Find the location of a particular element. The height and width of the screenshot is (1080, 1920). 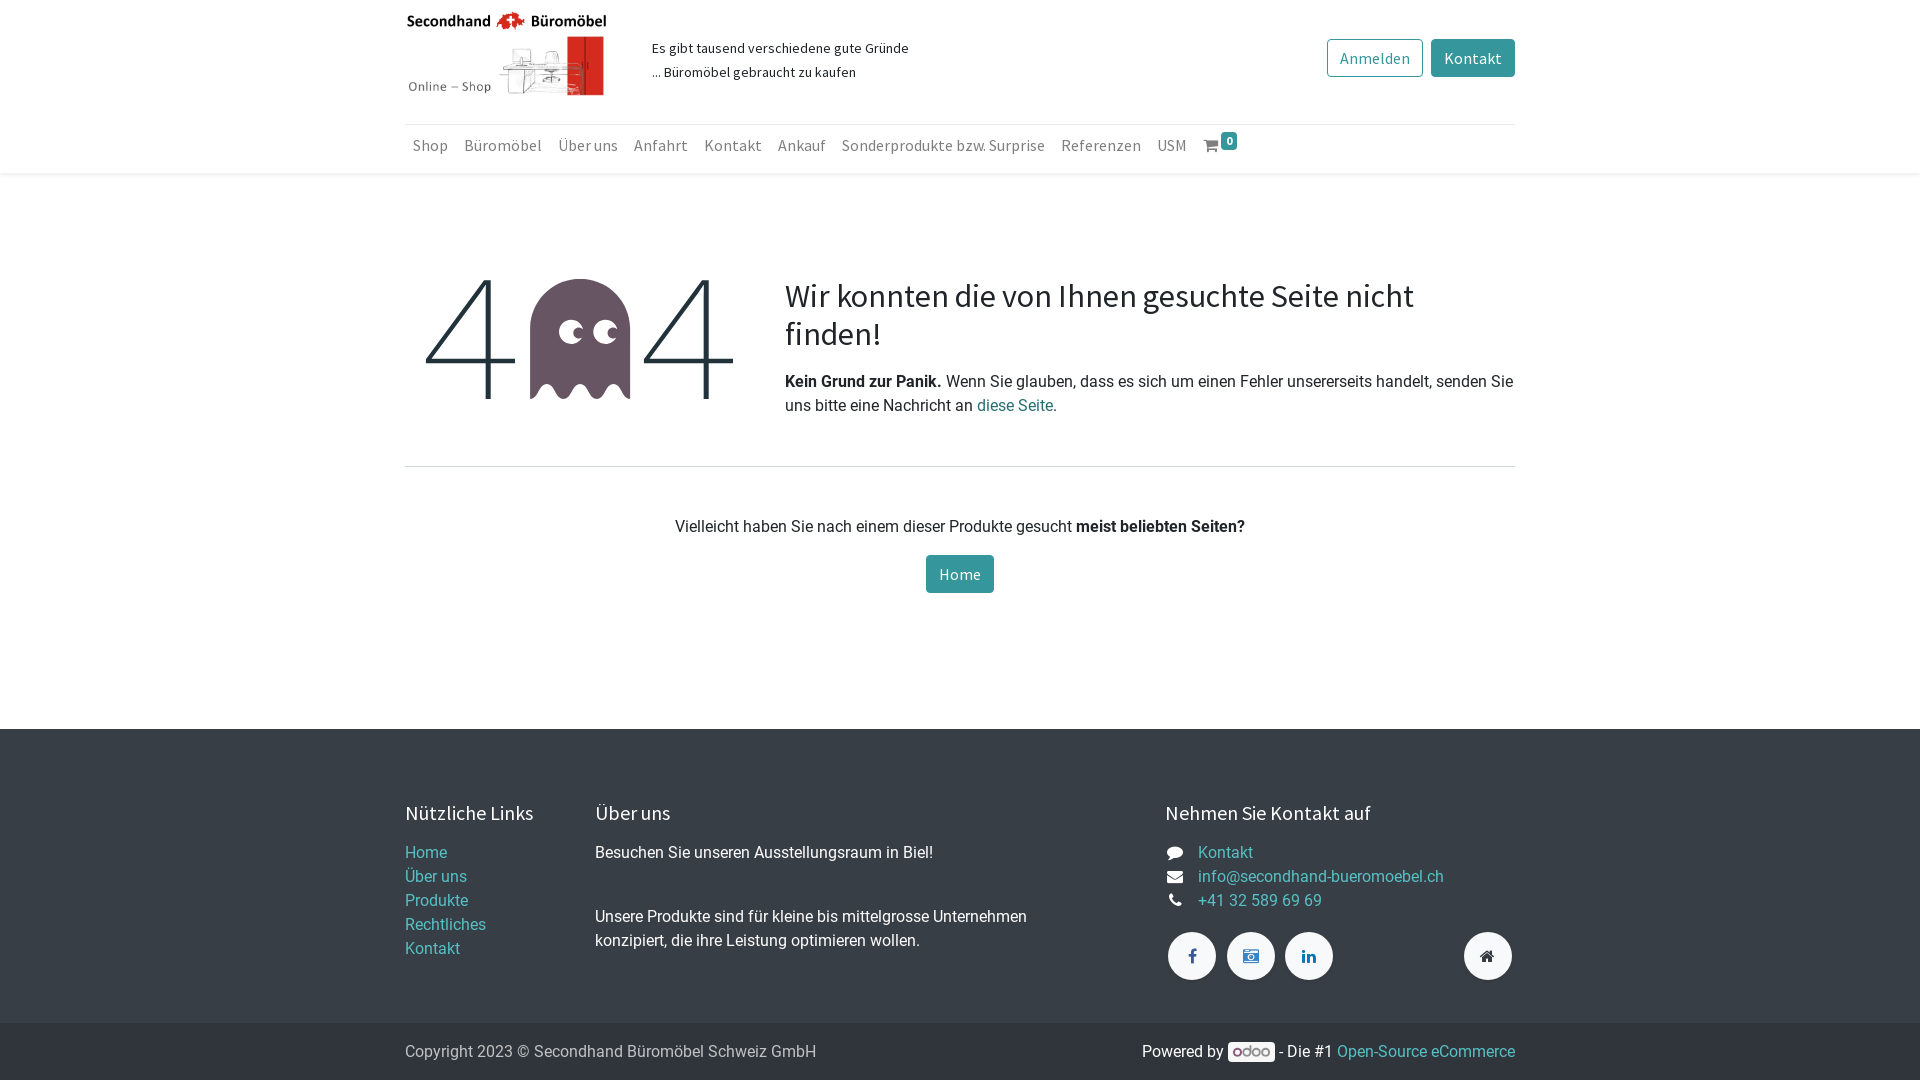

'Rechtliches' is located at coordinates (444, 924).